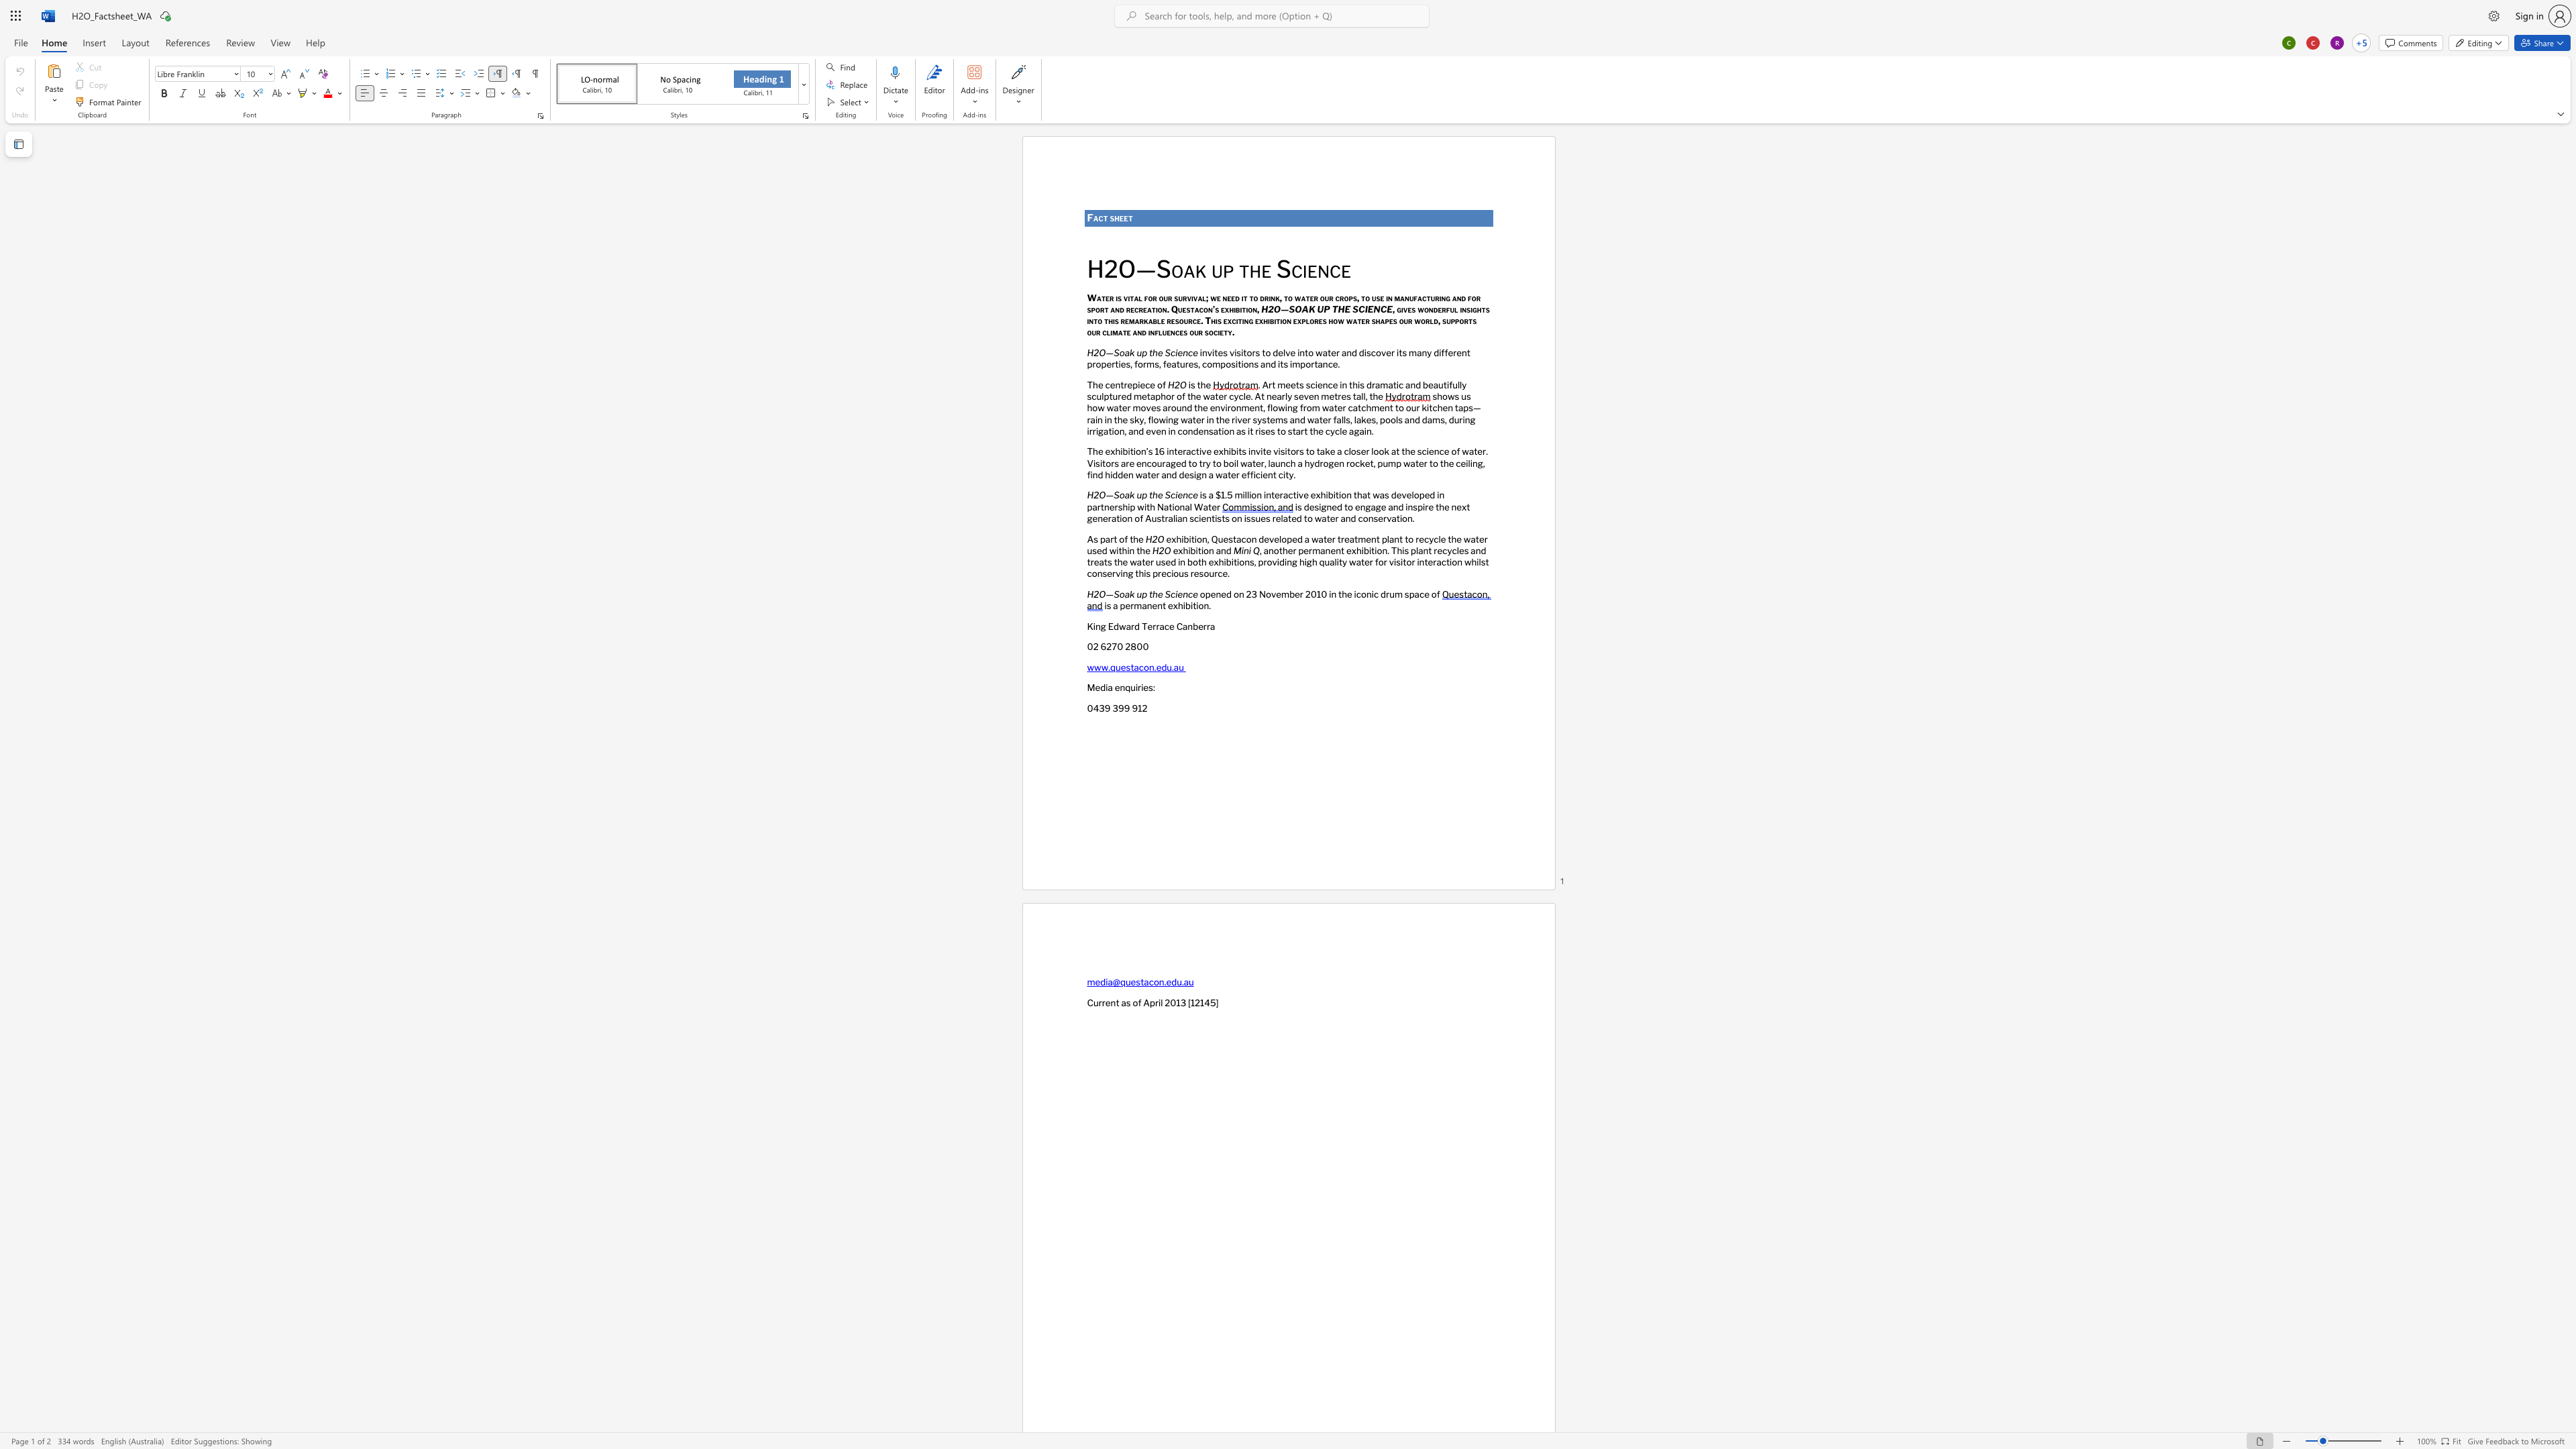  I want to click on the 1th character "b" in the text, so click(1292, 592).